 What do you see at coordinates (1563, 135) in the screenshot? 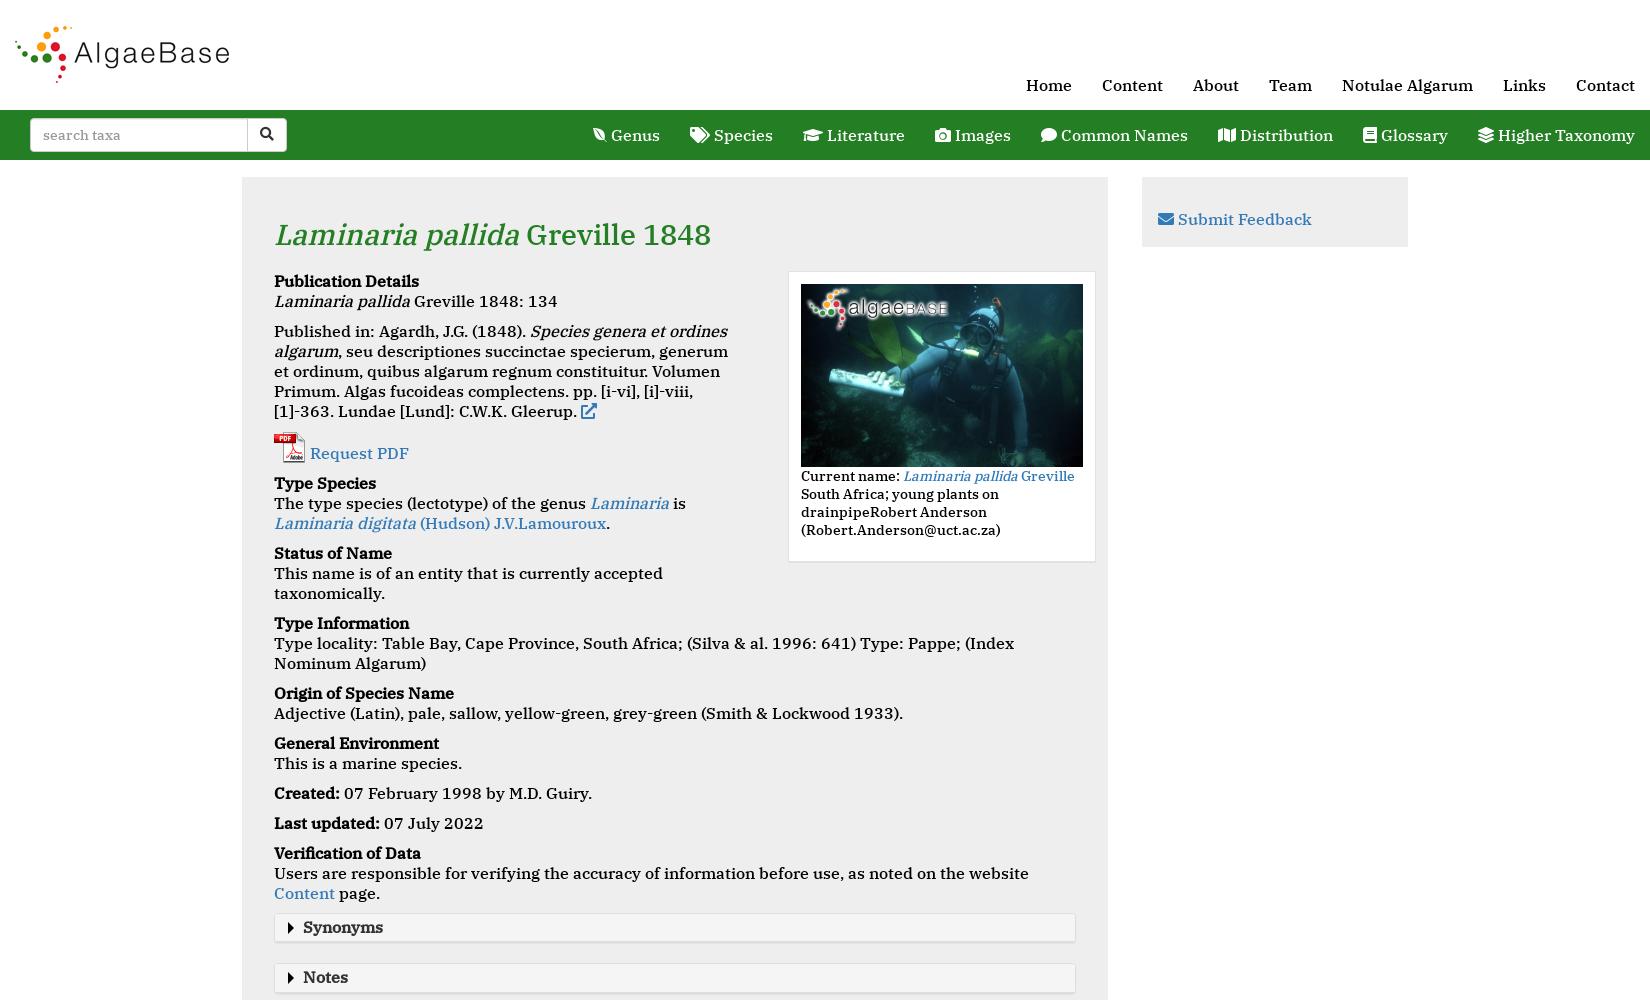
I see `'Higher Taxonomy'` at bounding box center [1563, 135].